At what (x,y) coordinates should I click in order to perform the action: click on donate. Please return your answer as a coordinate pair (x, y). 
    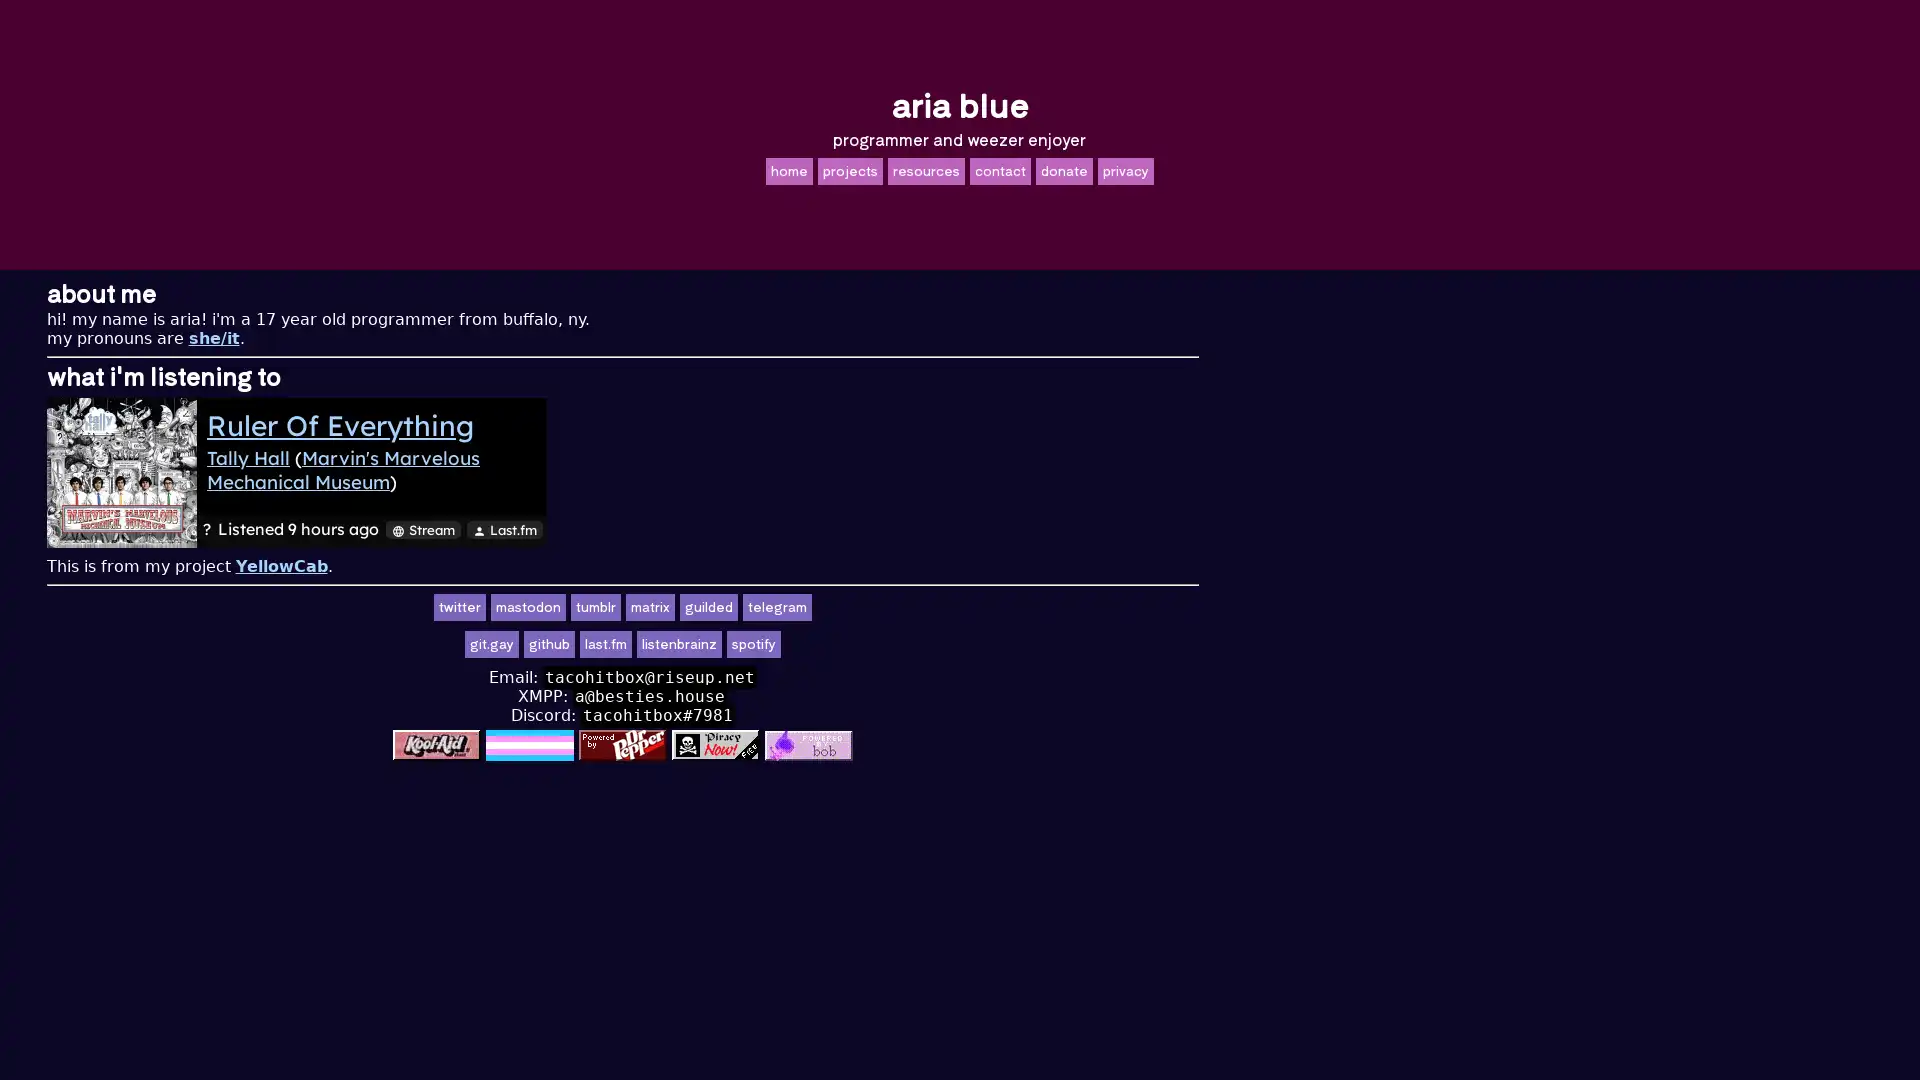
    Looking at the image, I should click on (1062, 169).